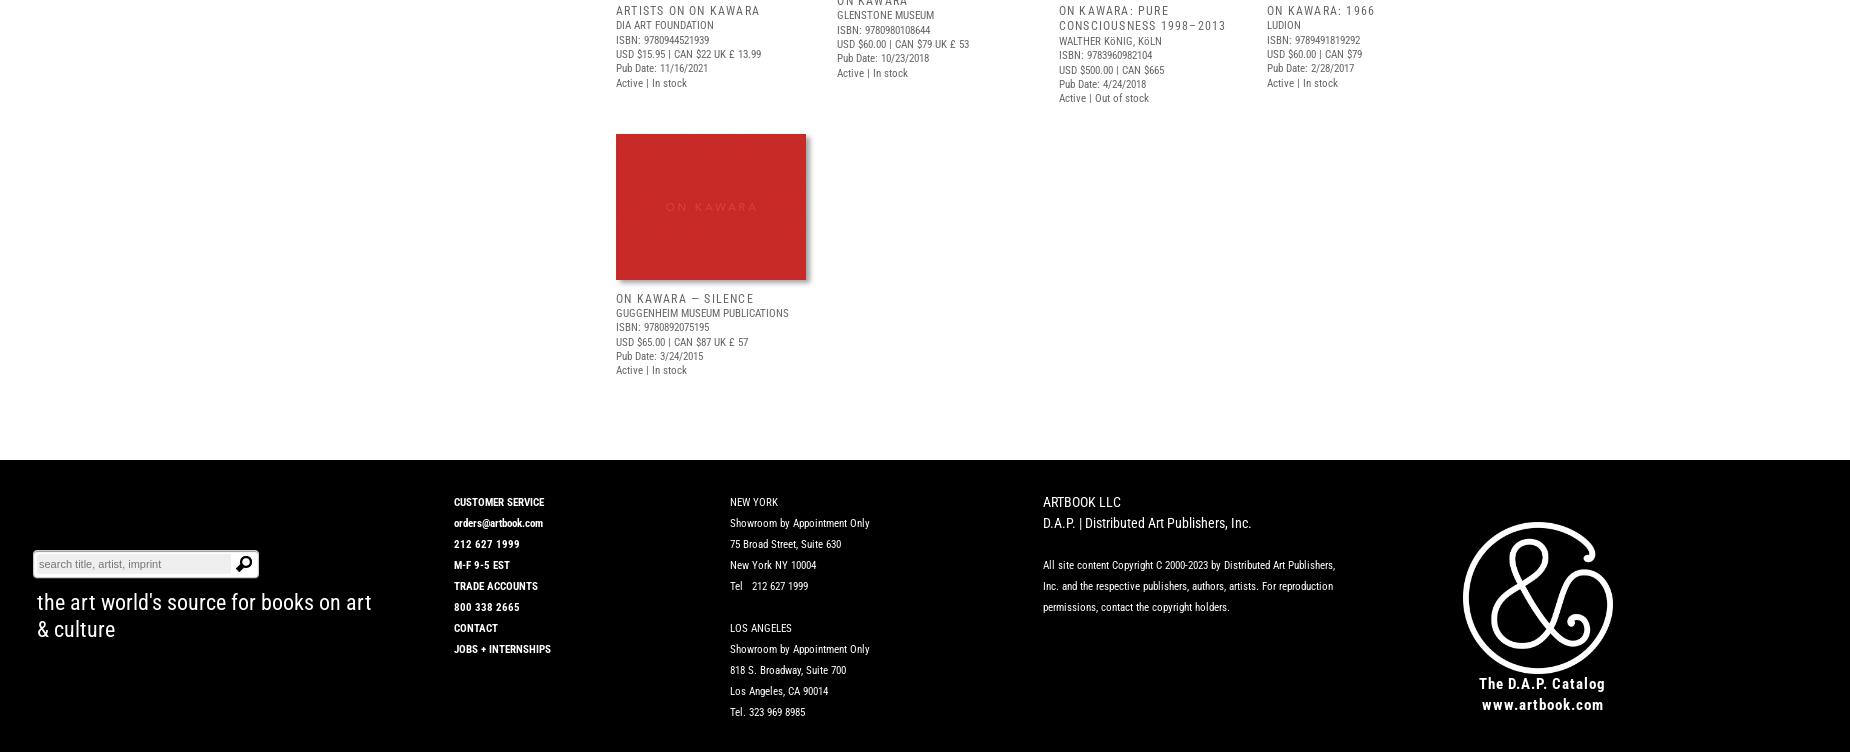 This screenshot has width=1850, height=752. Describe the element at coordinates (1146, 522) in the screenshot. I see `'D.A.P. | Distributed Art Publishers, Inc.'` at that location.